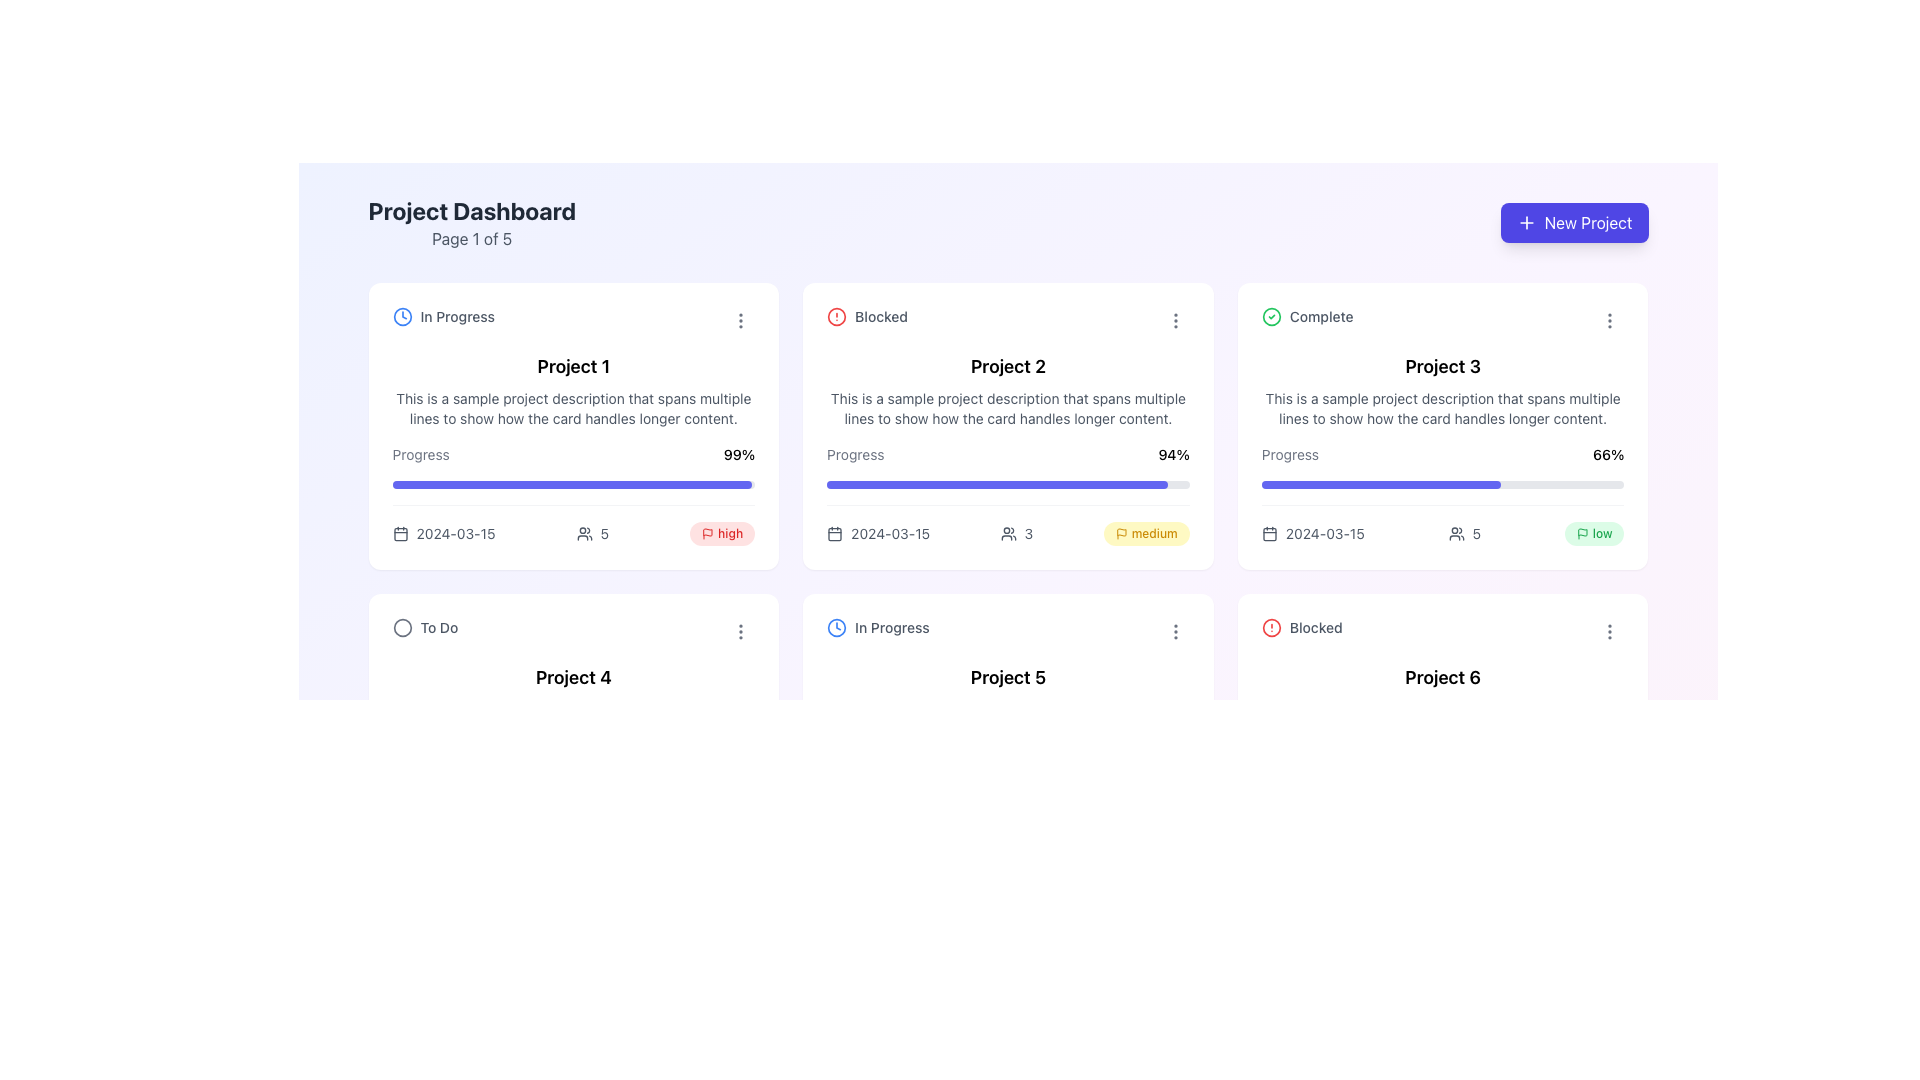 This screenshot has height=1080, width=1920. Describe the element at coordinates (1476, 532) in the screenshot. I see `the text label that indicates a count or numerical reference, which is positioned to the right of an icon and above a progress label` at that location.